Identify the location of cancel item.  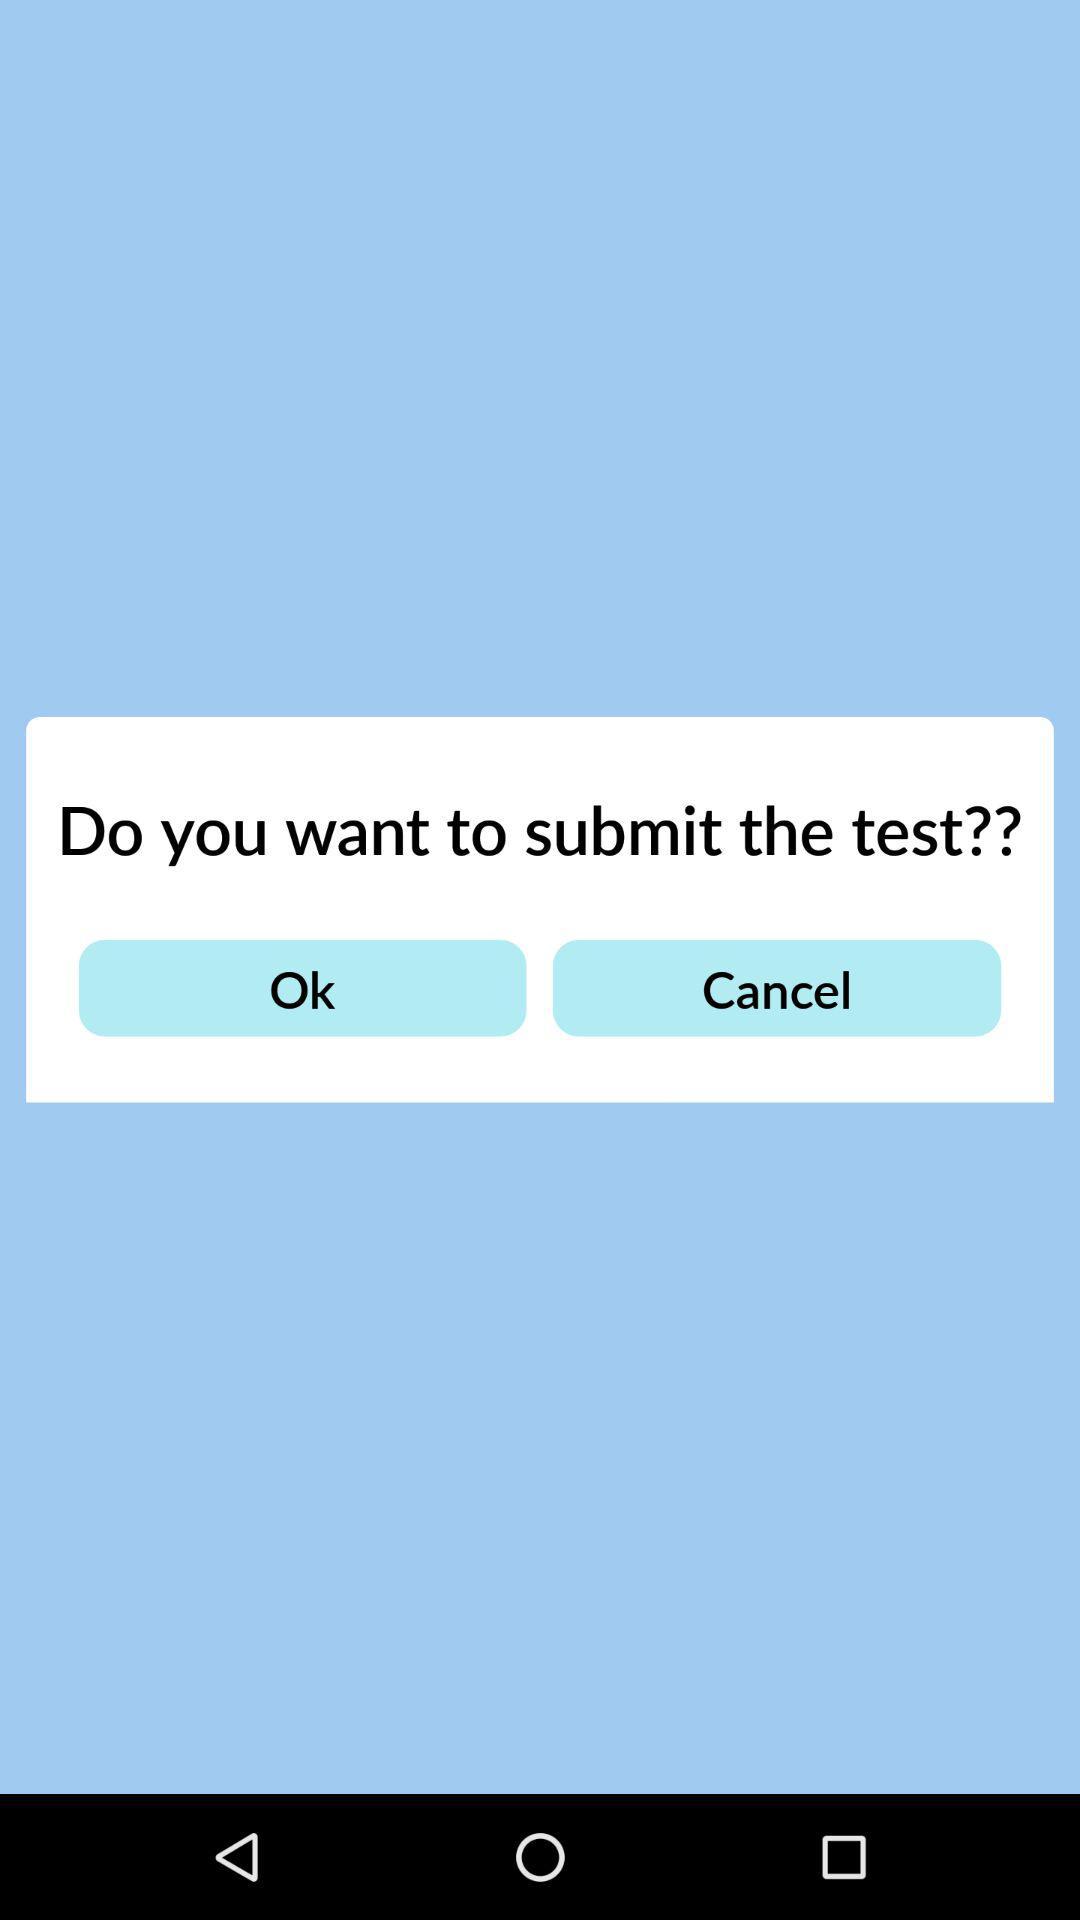
(775, 988).